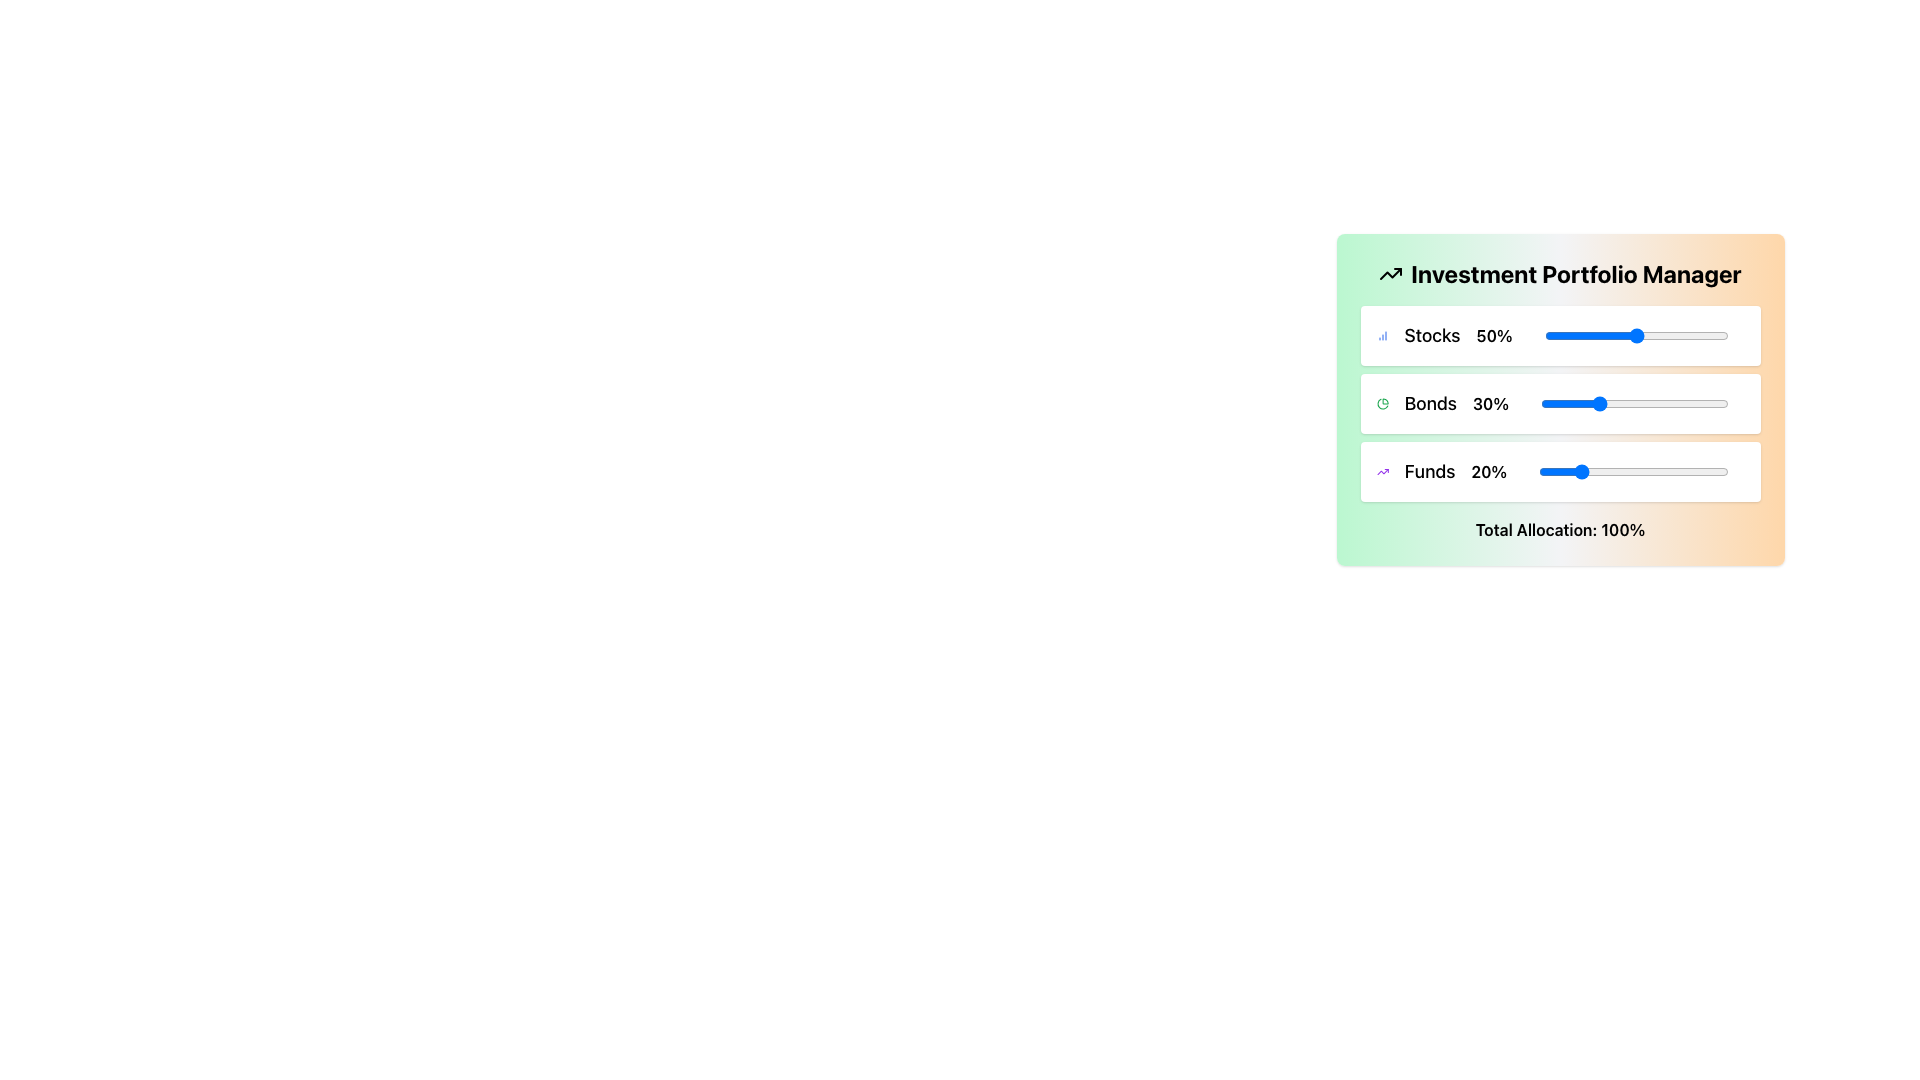  Describe the element at coordinates (1429, 471) in the screenshot. I see `the 'Funds' text label, which is prominently displayed in bold, large font size, located within the third row of the allocation list, to the left of the '20%' percentage text` at that location.